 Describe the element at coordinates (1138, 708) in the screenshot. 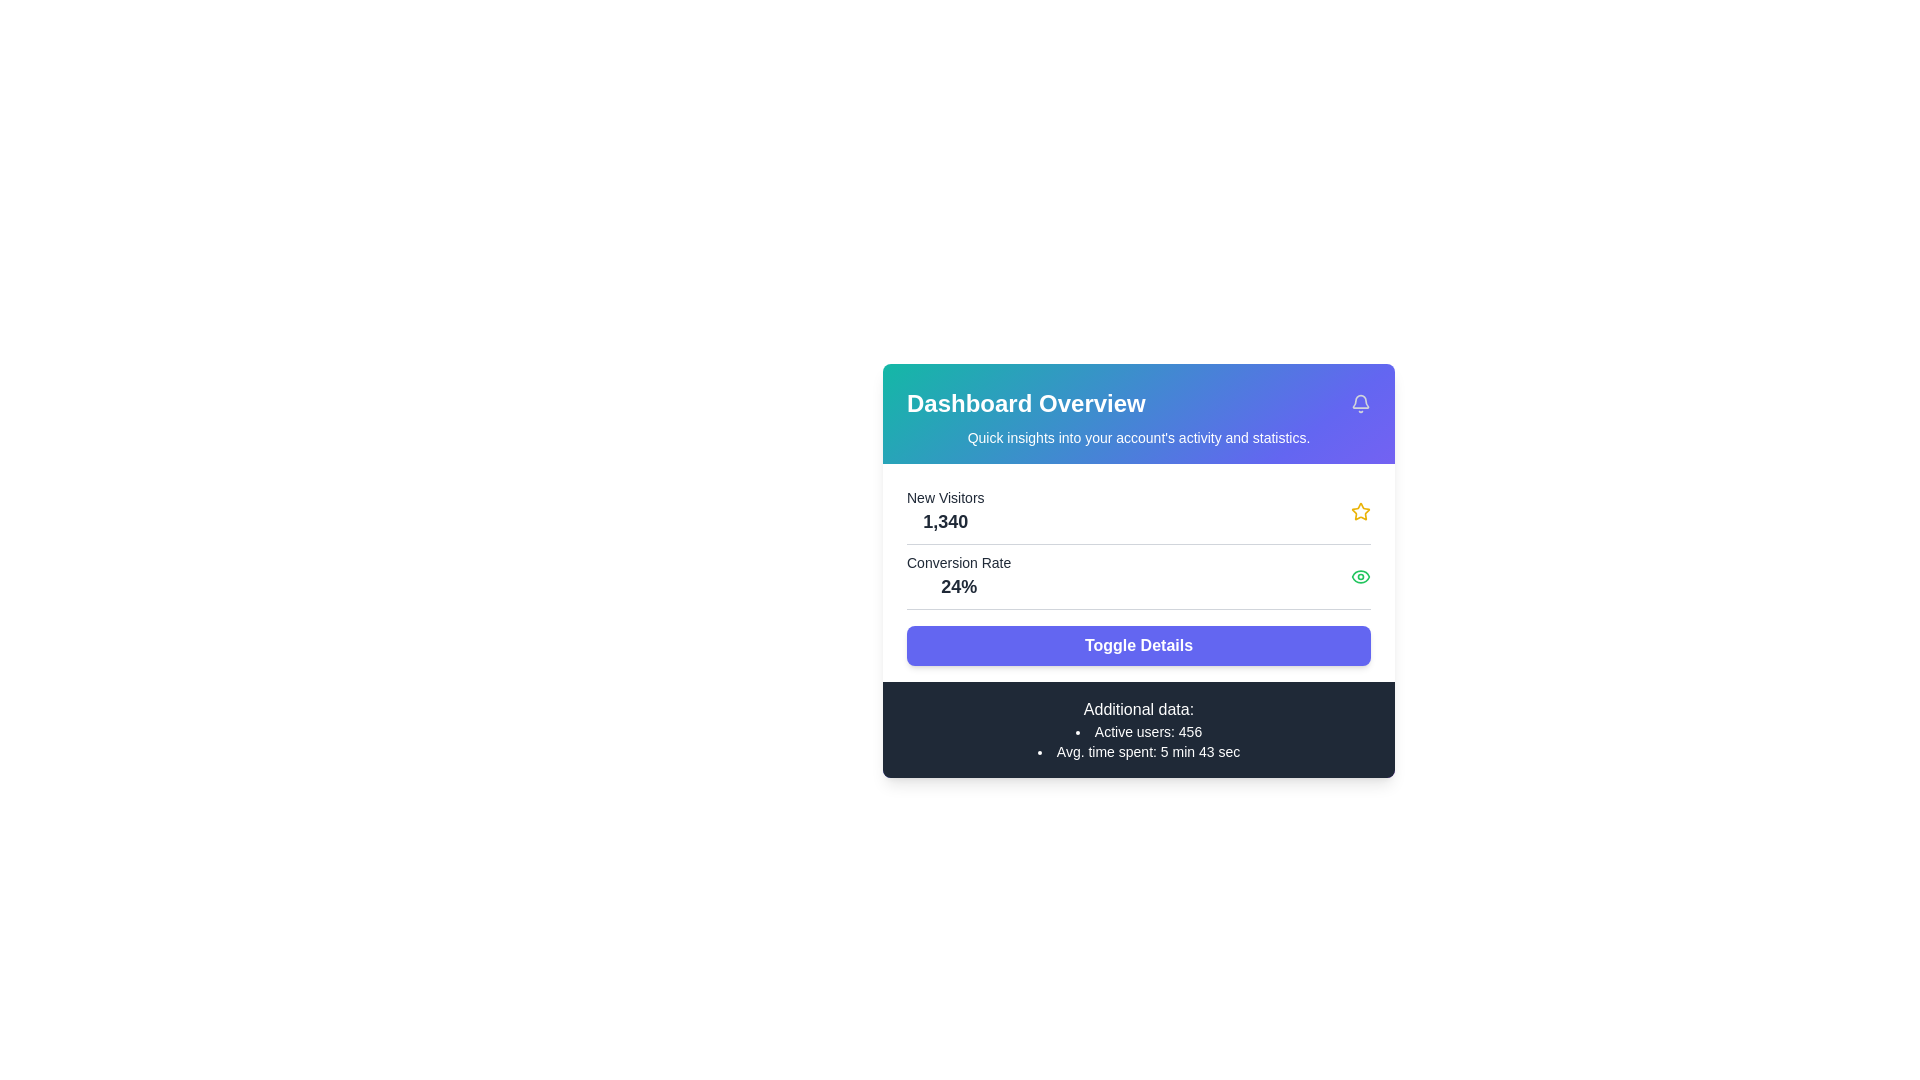

I see `the text content of the label that reads 'Additional data:' which appears in white text against a dark gray background` at that location.